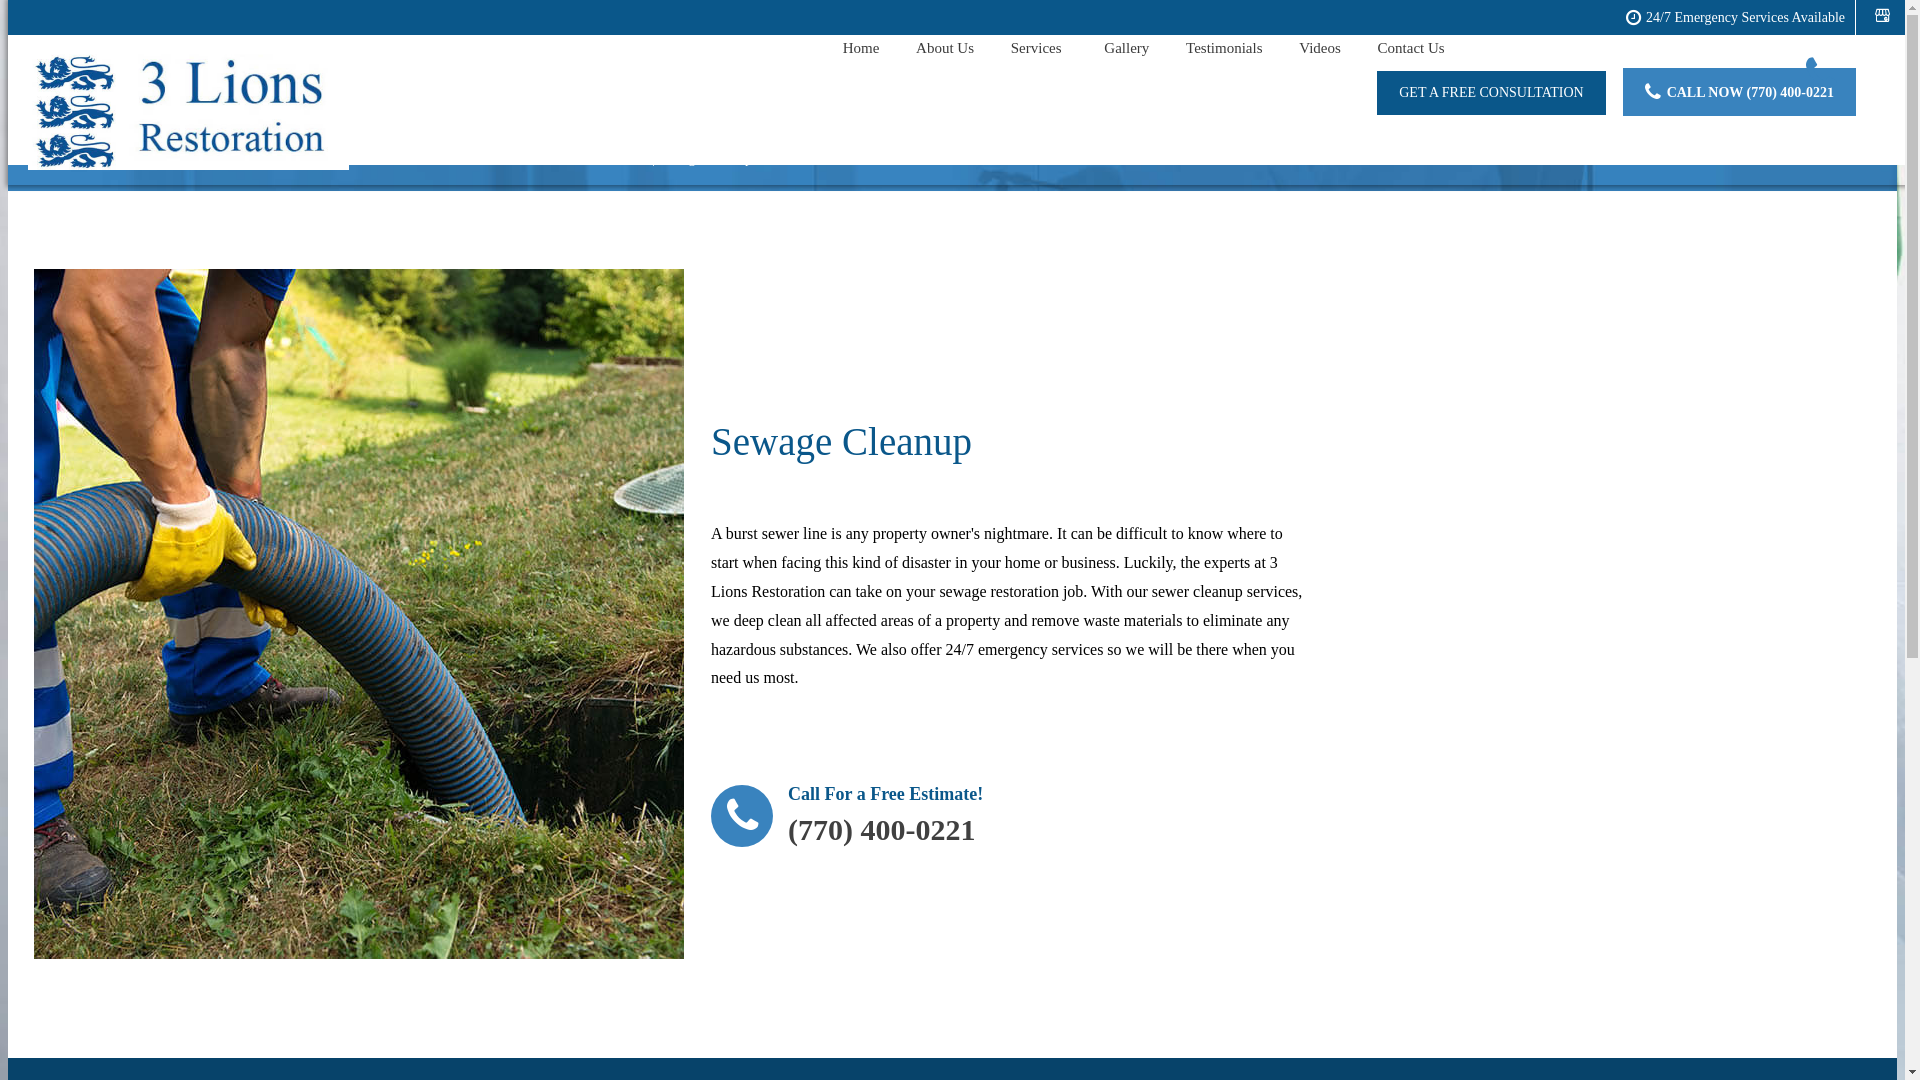 This screenshot has width=1920, height=1080. What do you see at coordinates (1491, 92) in the screenshot?
I see `'GET A FREE CONSULTATION'` at bounding box center [1491, 92].